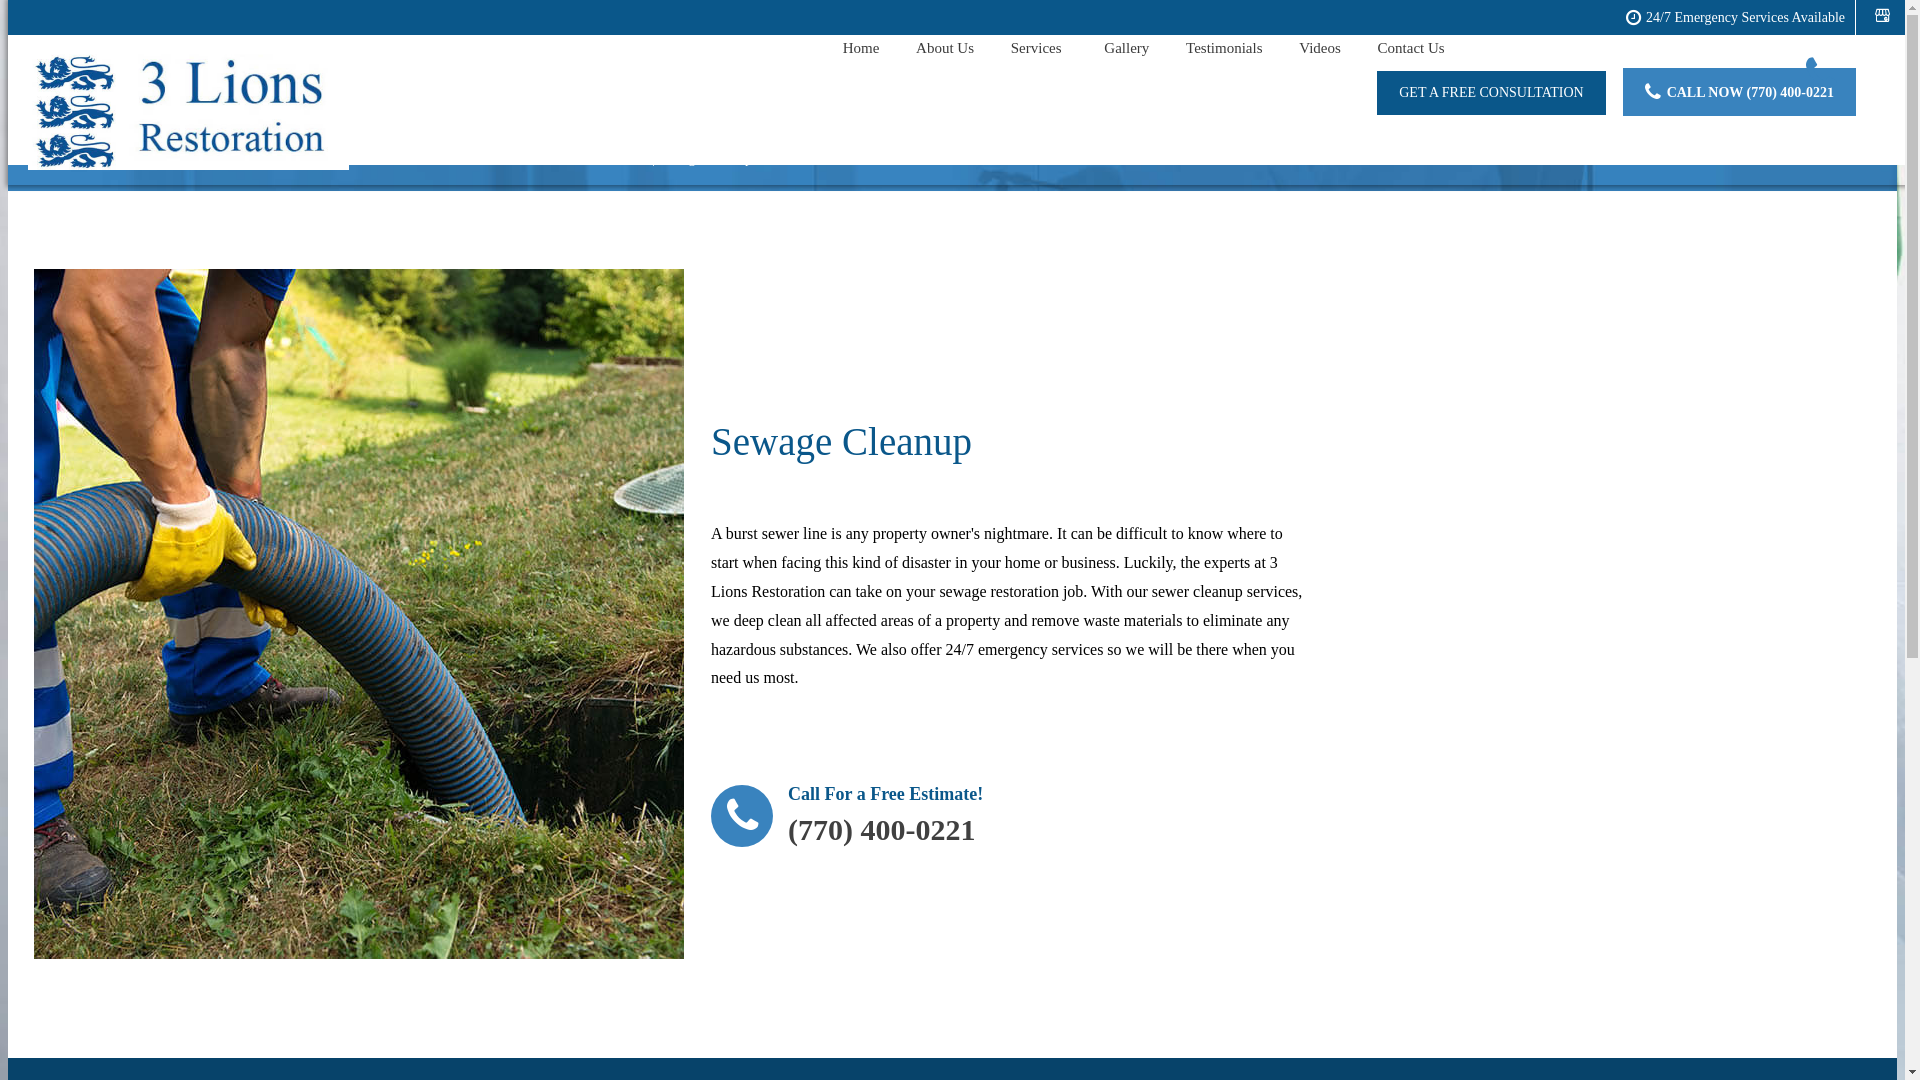 This screenshot has width=1920, height=1080. What do you see at coordinates (1491, 92) in the screenshot?
I see `'GET A FREE CONSULTATION'` at bounding box center [1491, 92].